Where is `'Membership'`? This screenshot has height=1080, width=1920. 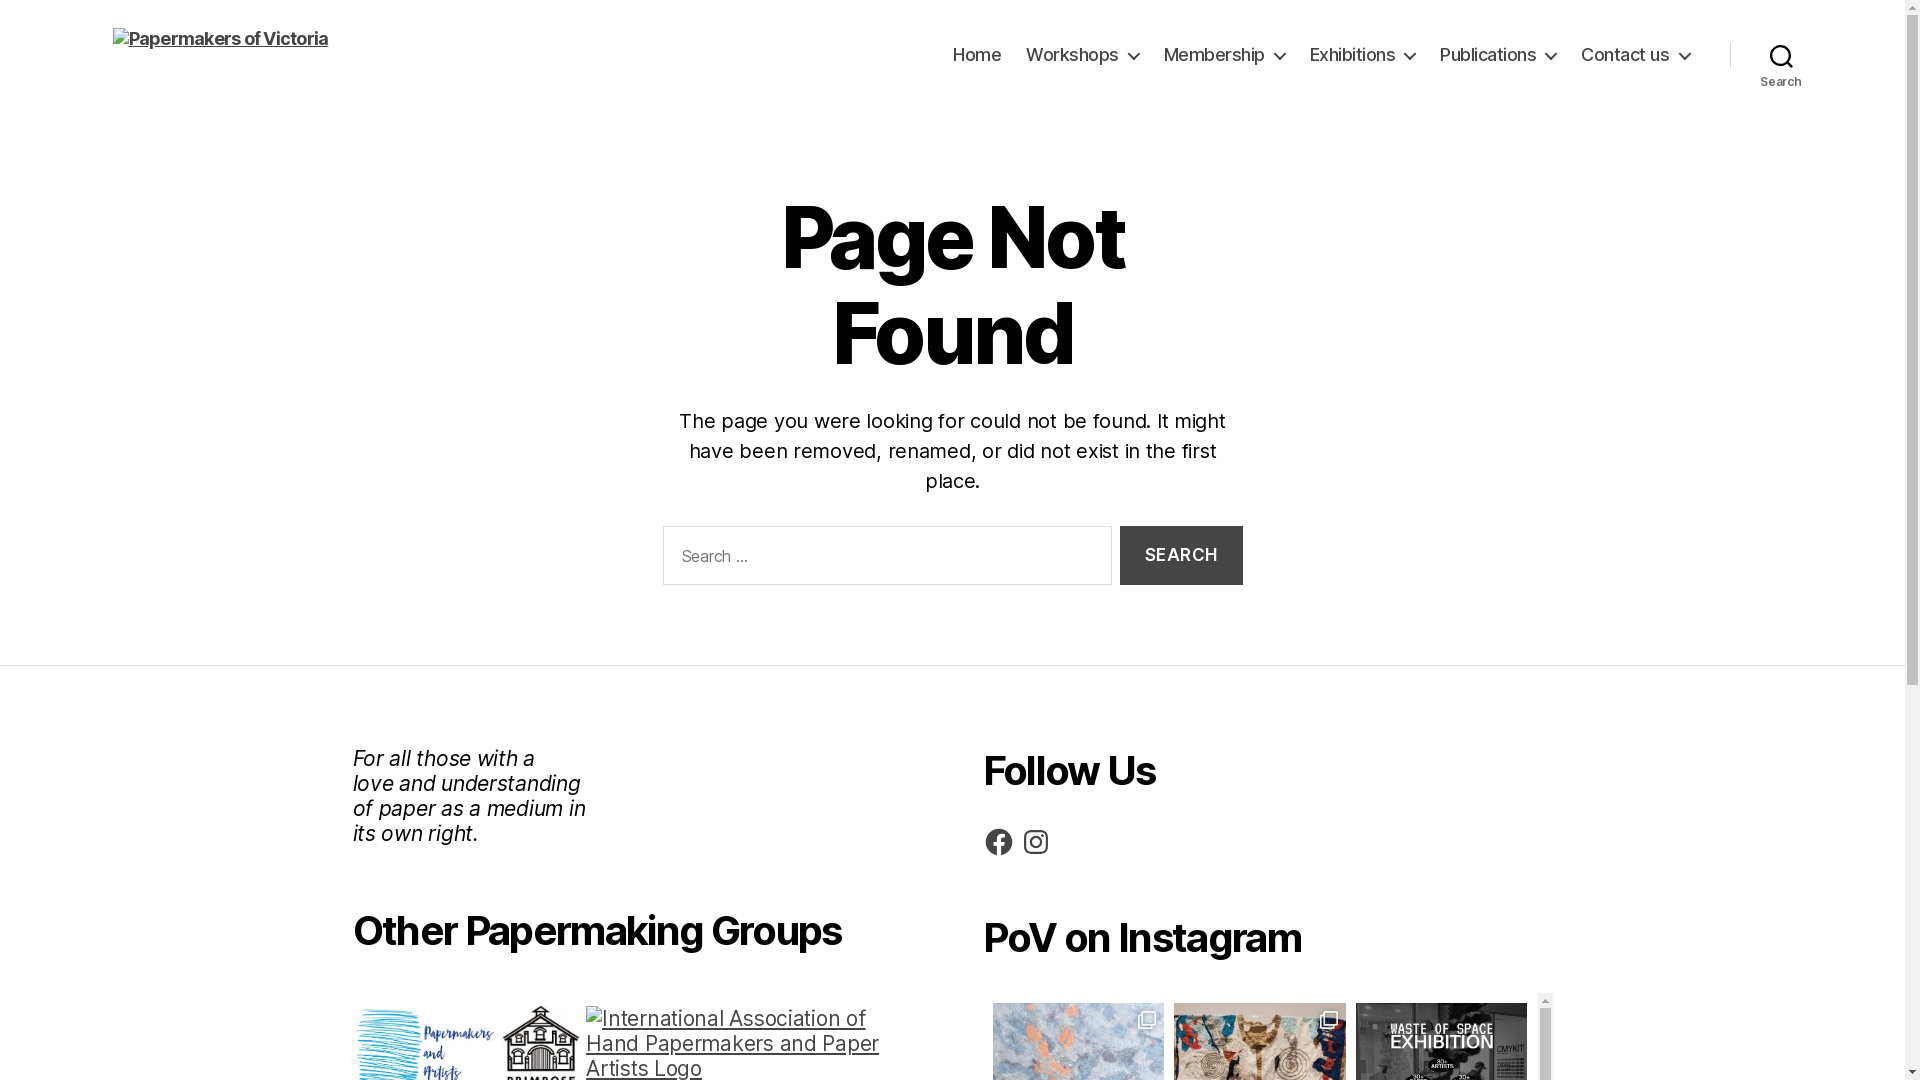
'Membership' is located at coordinates (1223, 53).